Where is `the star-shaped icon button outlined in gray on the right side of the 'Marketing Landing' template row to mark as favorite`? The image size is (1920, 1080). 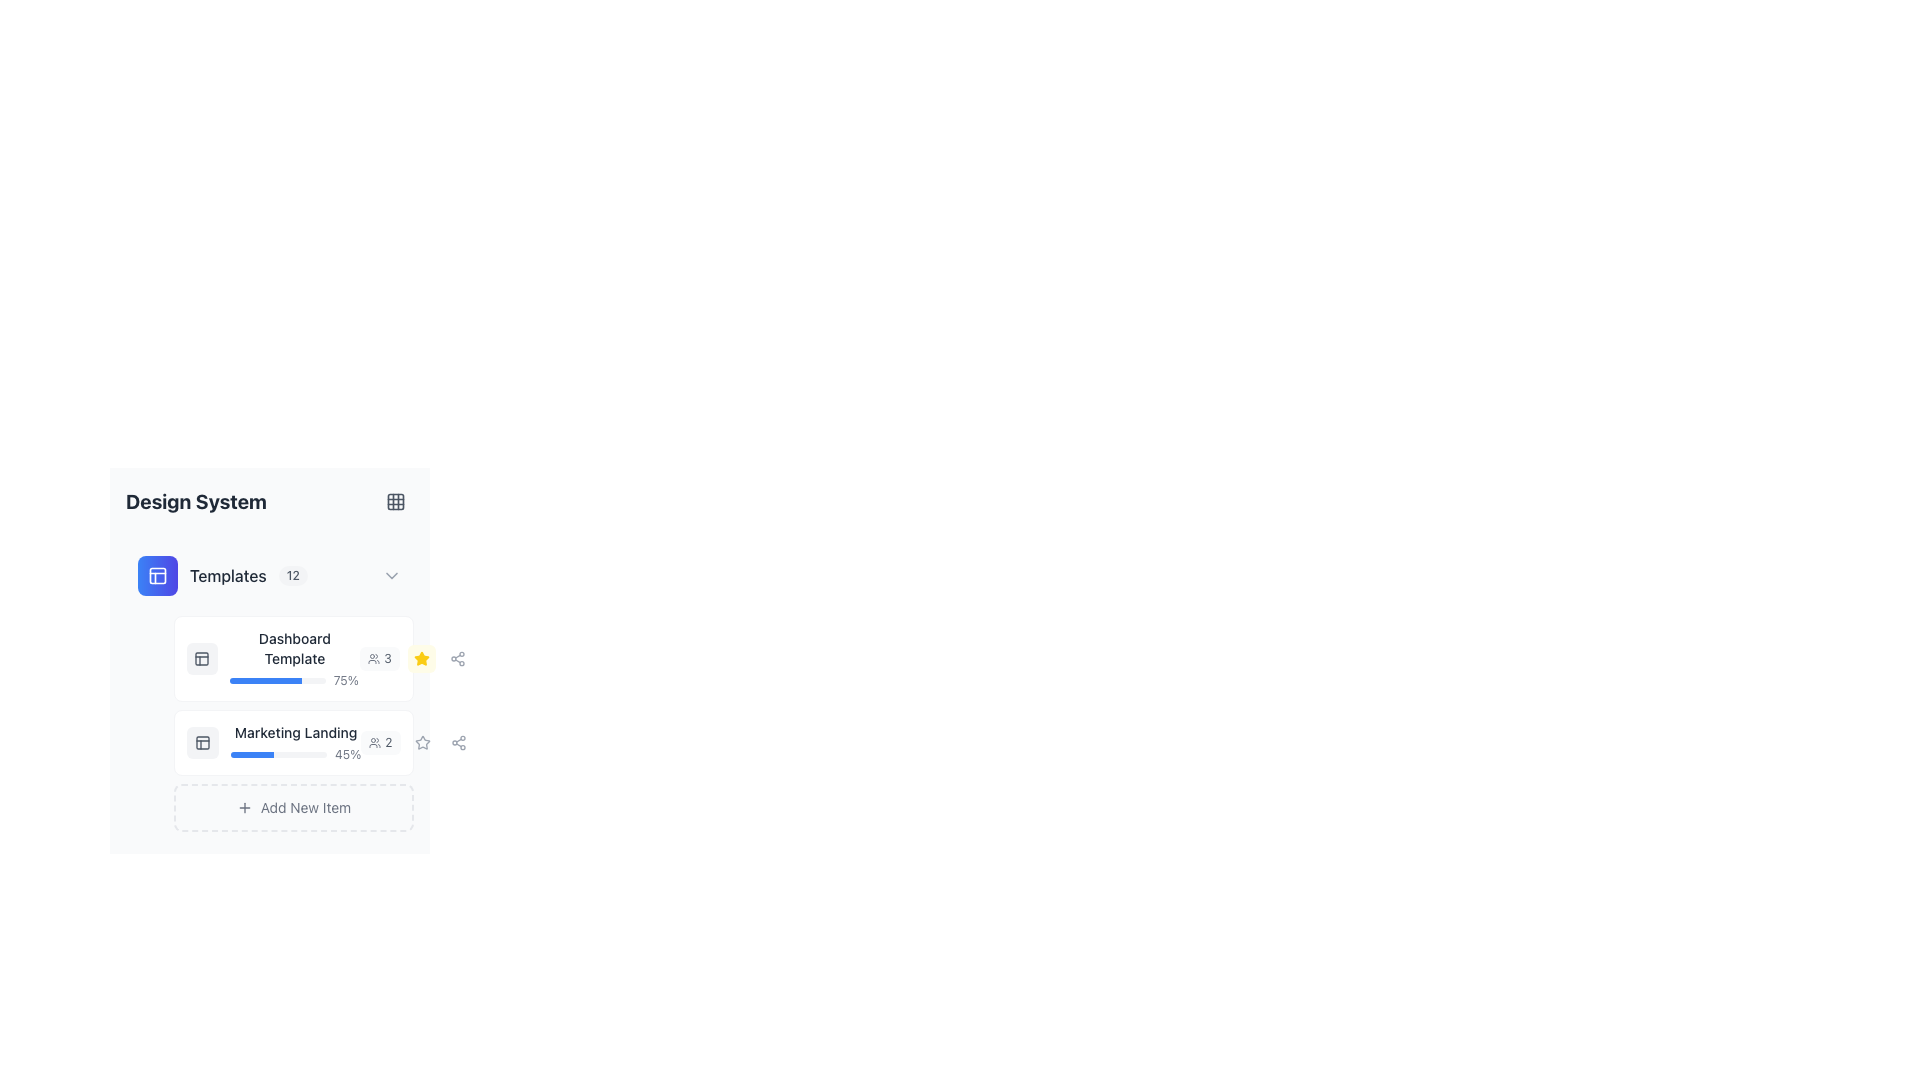 the star-shaped icon button outlined in gray on the right side of the 'Marketing Landing' template row to mark as favorite is located at coordinates (421, 743).